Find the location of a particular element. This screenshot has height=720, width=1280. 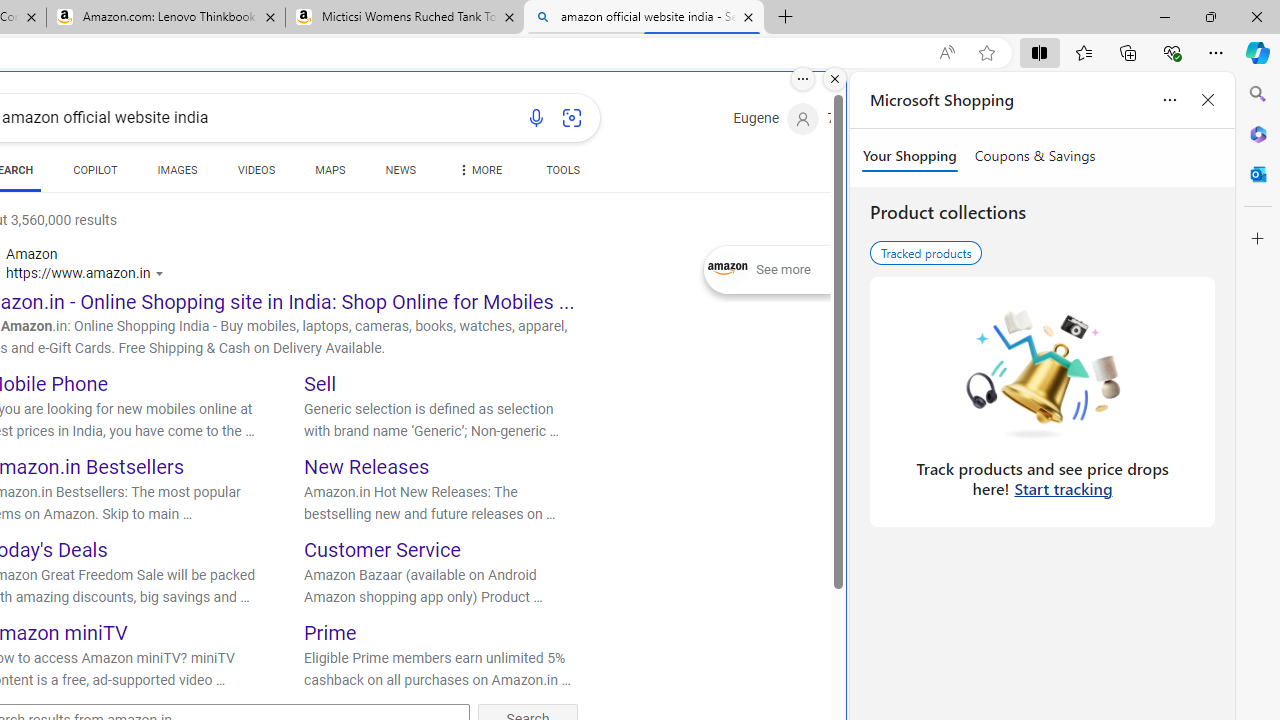

'Search using voice' is located at coordinates (536, 118).